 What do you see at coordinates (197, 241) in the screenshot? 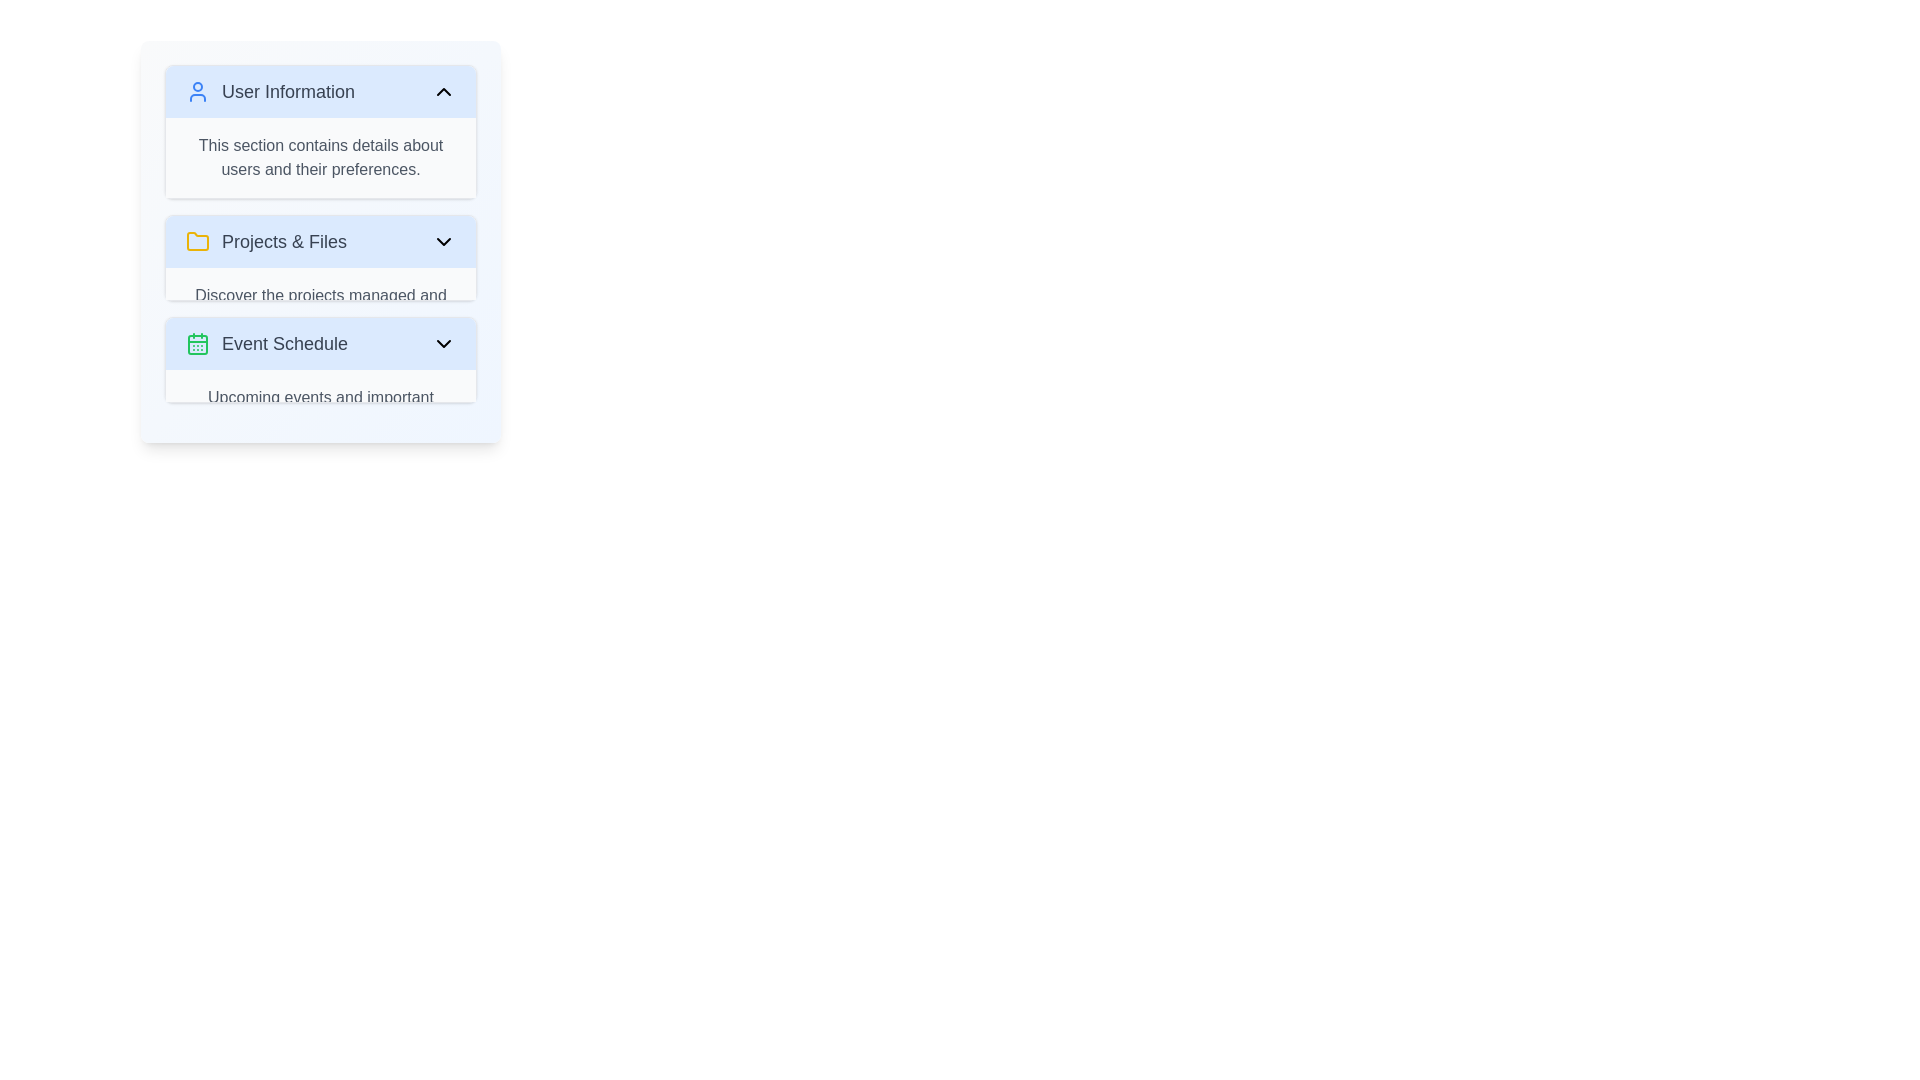
I see `the yellow folder-shaped icon located to the left of the text 'Projects & Files' in the second section of the interface` at bounding box center [197, 241].